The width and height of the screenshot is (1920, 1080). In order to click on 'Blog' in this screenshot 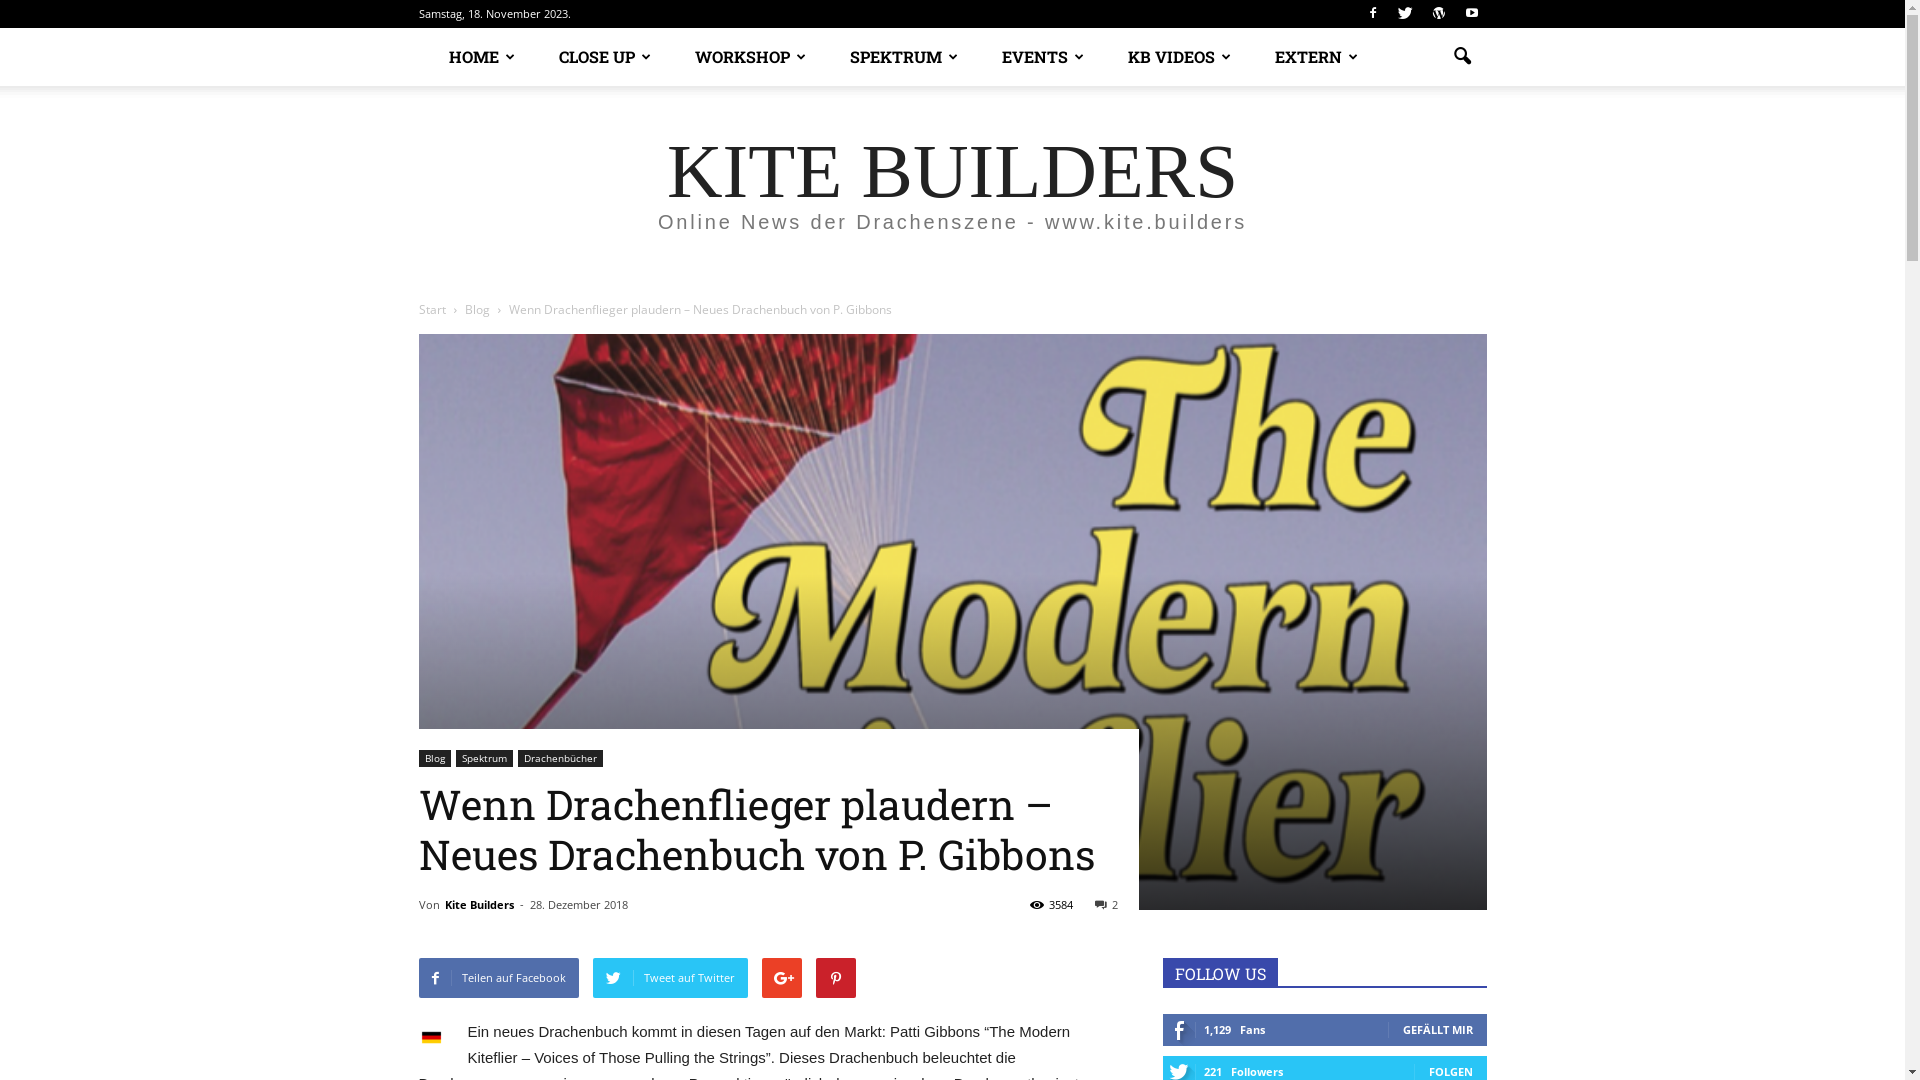, I will do `click(477, 309)`.